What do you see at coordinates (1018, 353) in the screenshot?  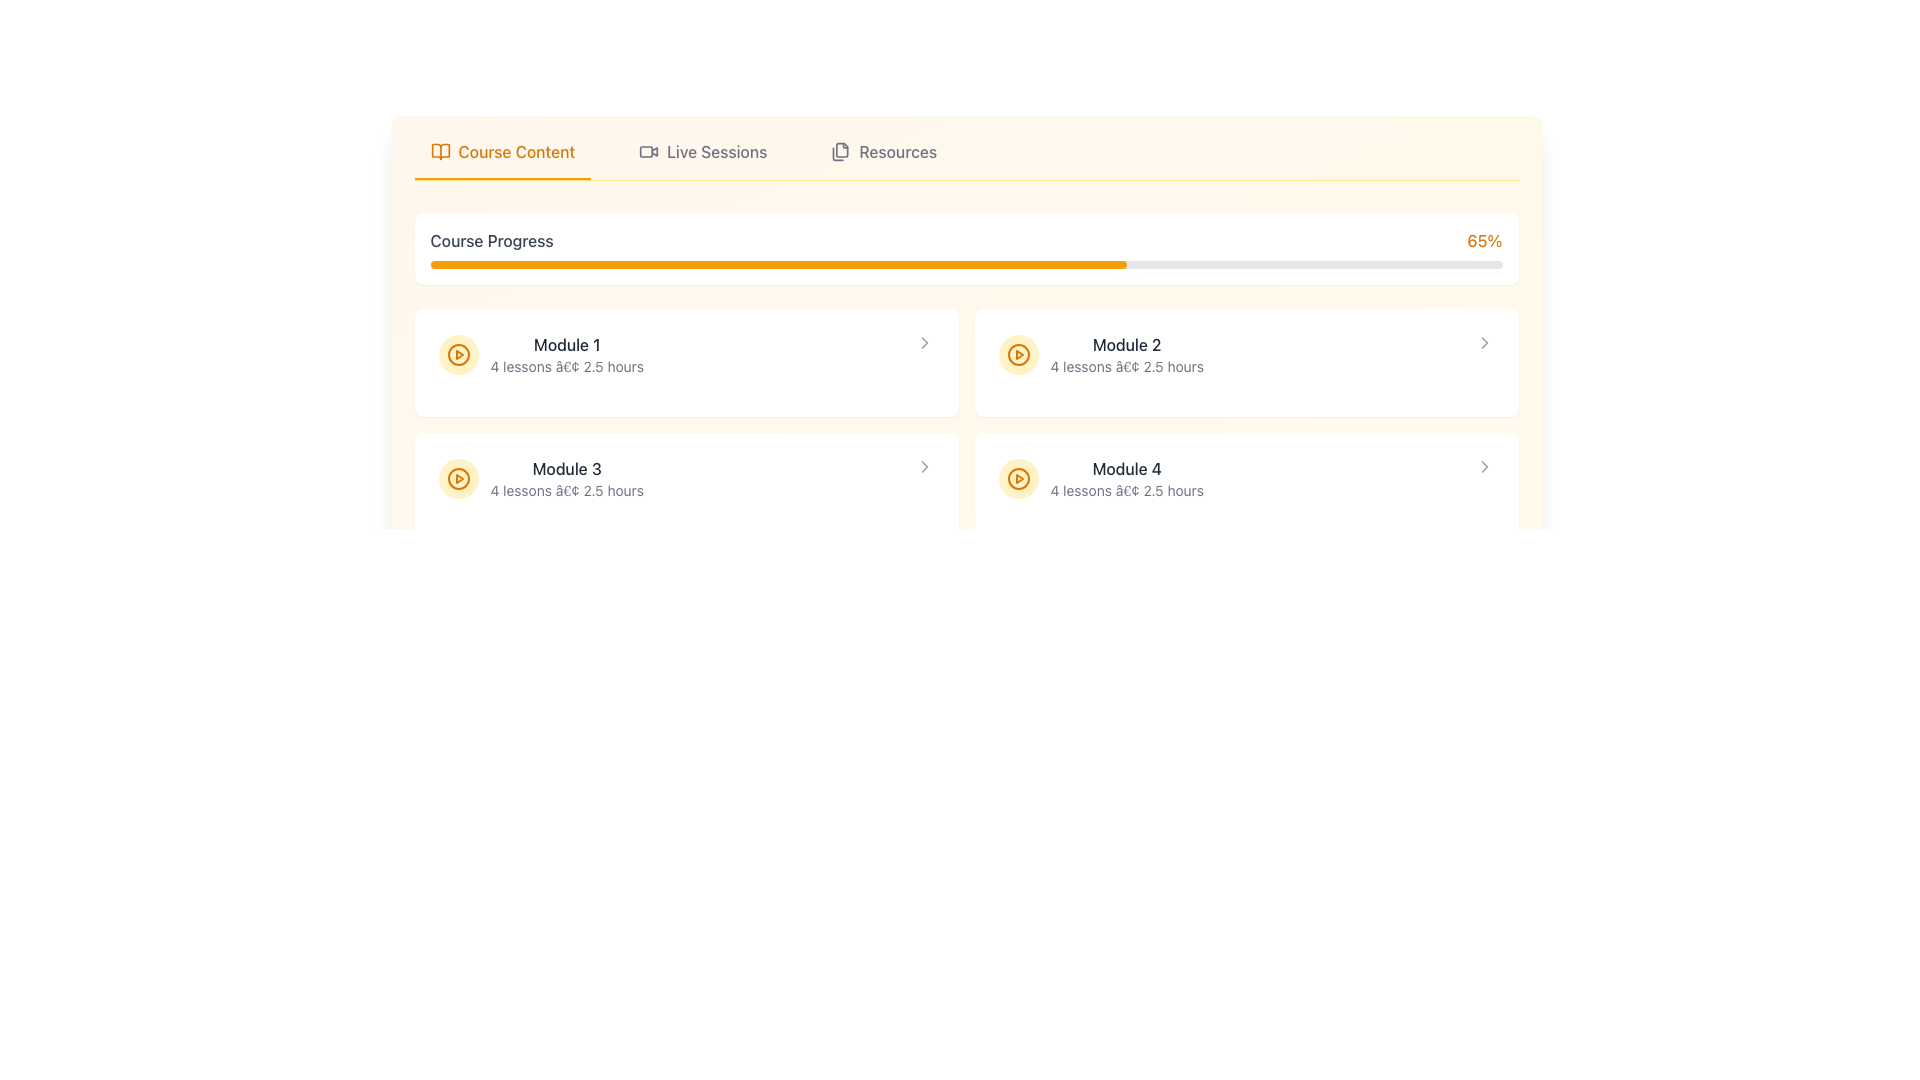 I see `the circular play button icon with amber colors located next to the text 'Module 2'` at bounding box center [1018, 353].